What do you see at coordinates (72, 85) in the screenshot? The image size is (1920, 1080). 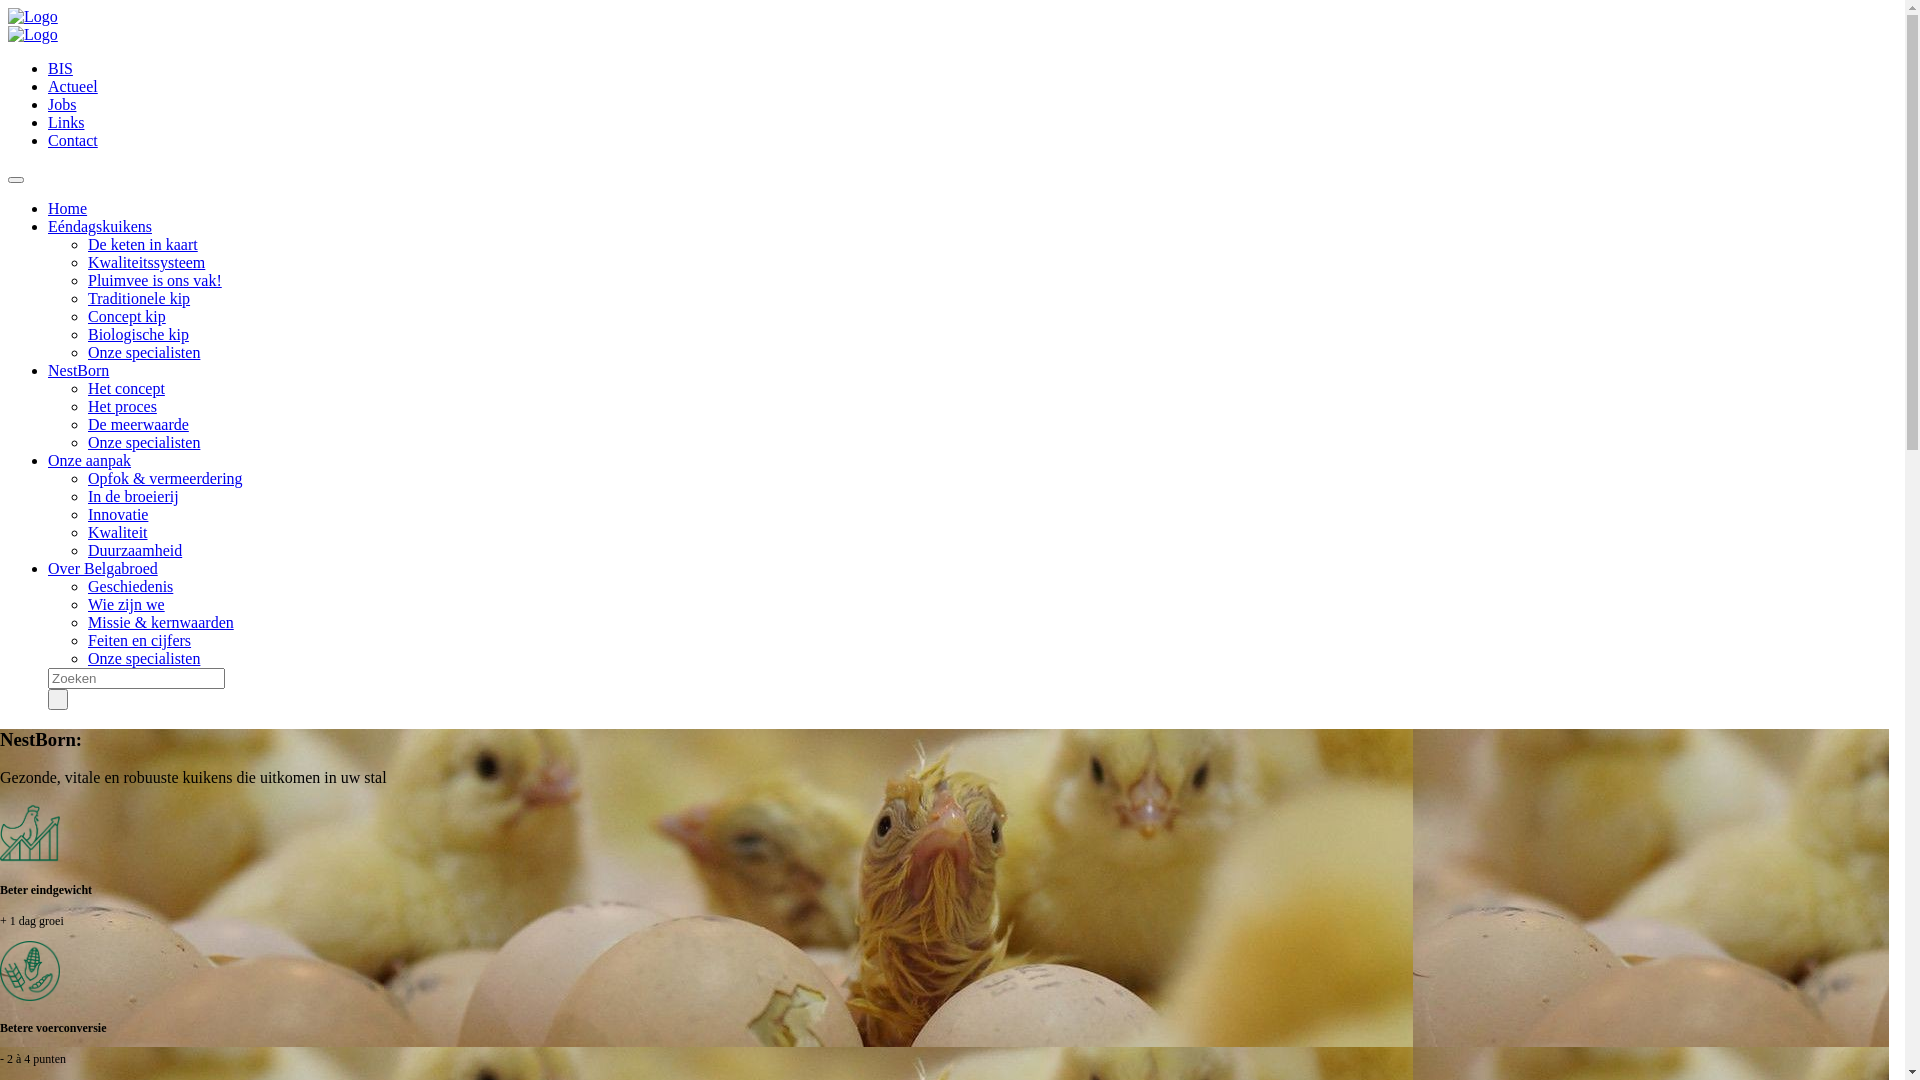 I see `'Actueel'` at bounding box center [72, 85].